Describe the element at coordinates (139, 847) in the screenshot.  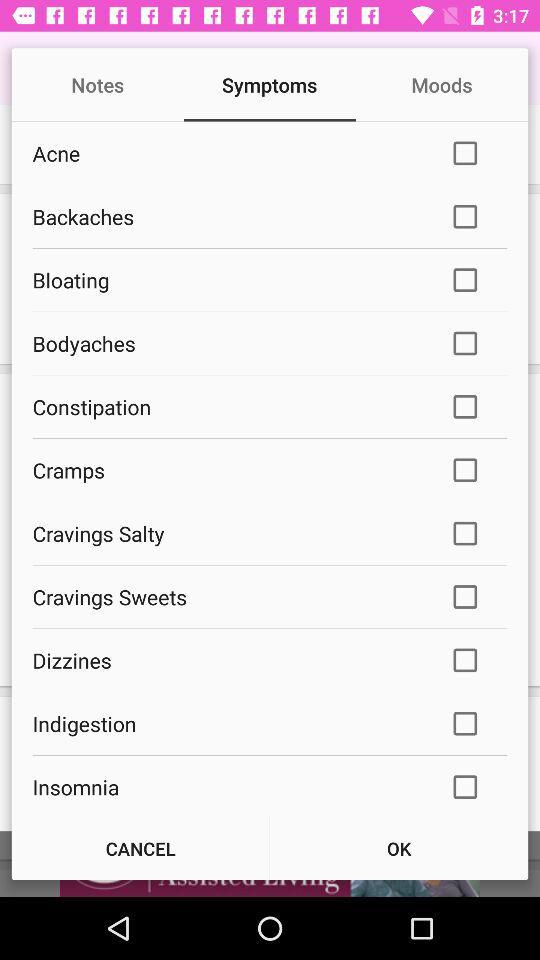
I see `cancel icon` at that location.